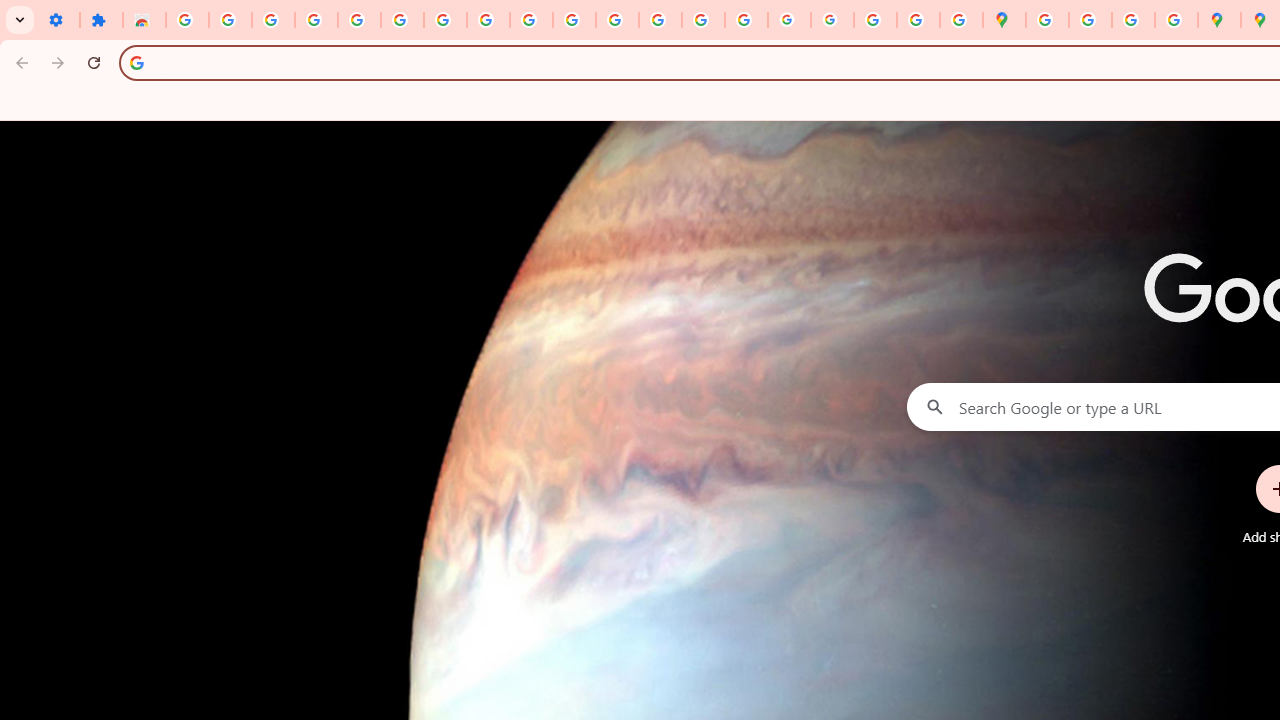  Describe the element at coordinates (272, 20) in the screenshot. I see `'Delete photos & videos - Computer - Google Photos Help'` at that location.